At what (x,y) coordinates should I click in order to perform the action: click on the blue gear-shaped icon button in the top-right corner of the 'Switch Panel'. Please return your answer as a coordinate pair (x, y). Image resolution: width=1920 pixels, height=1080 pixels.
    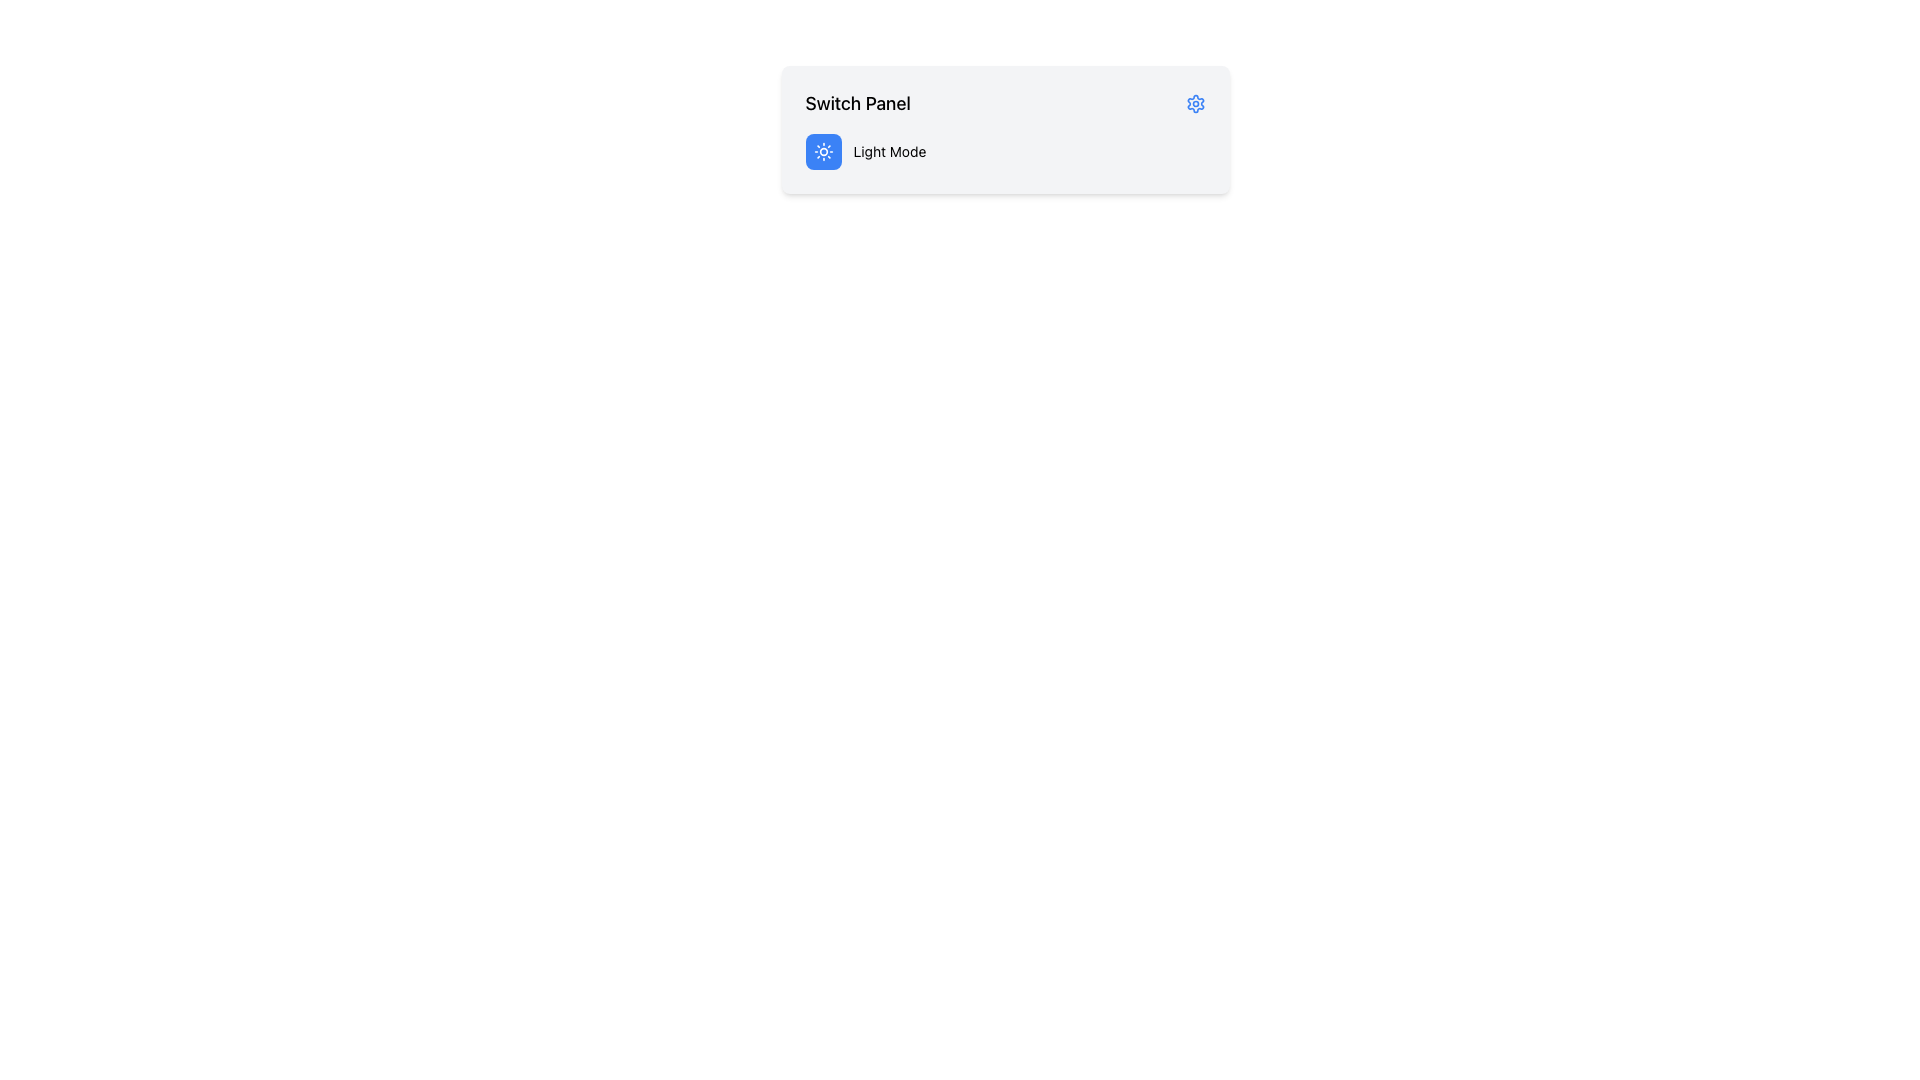
    Looking at the image, I should click on (1195, 104).